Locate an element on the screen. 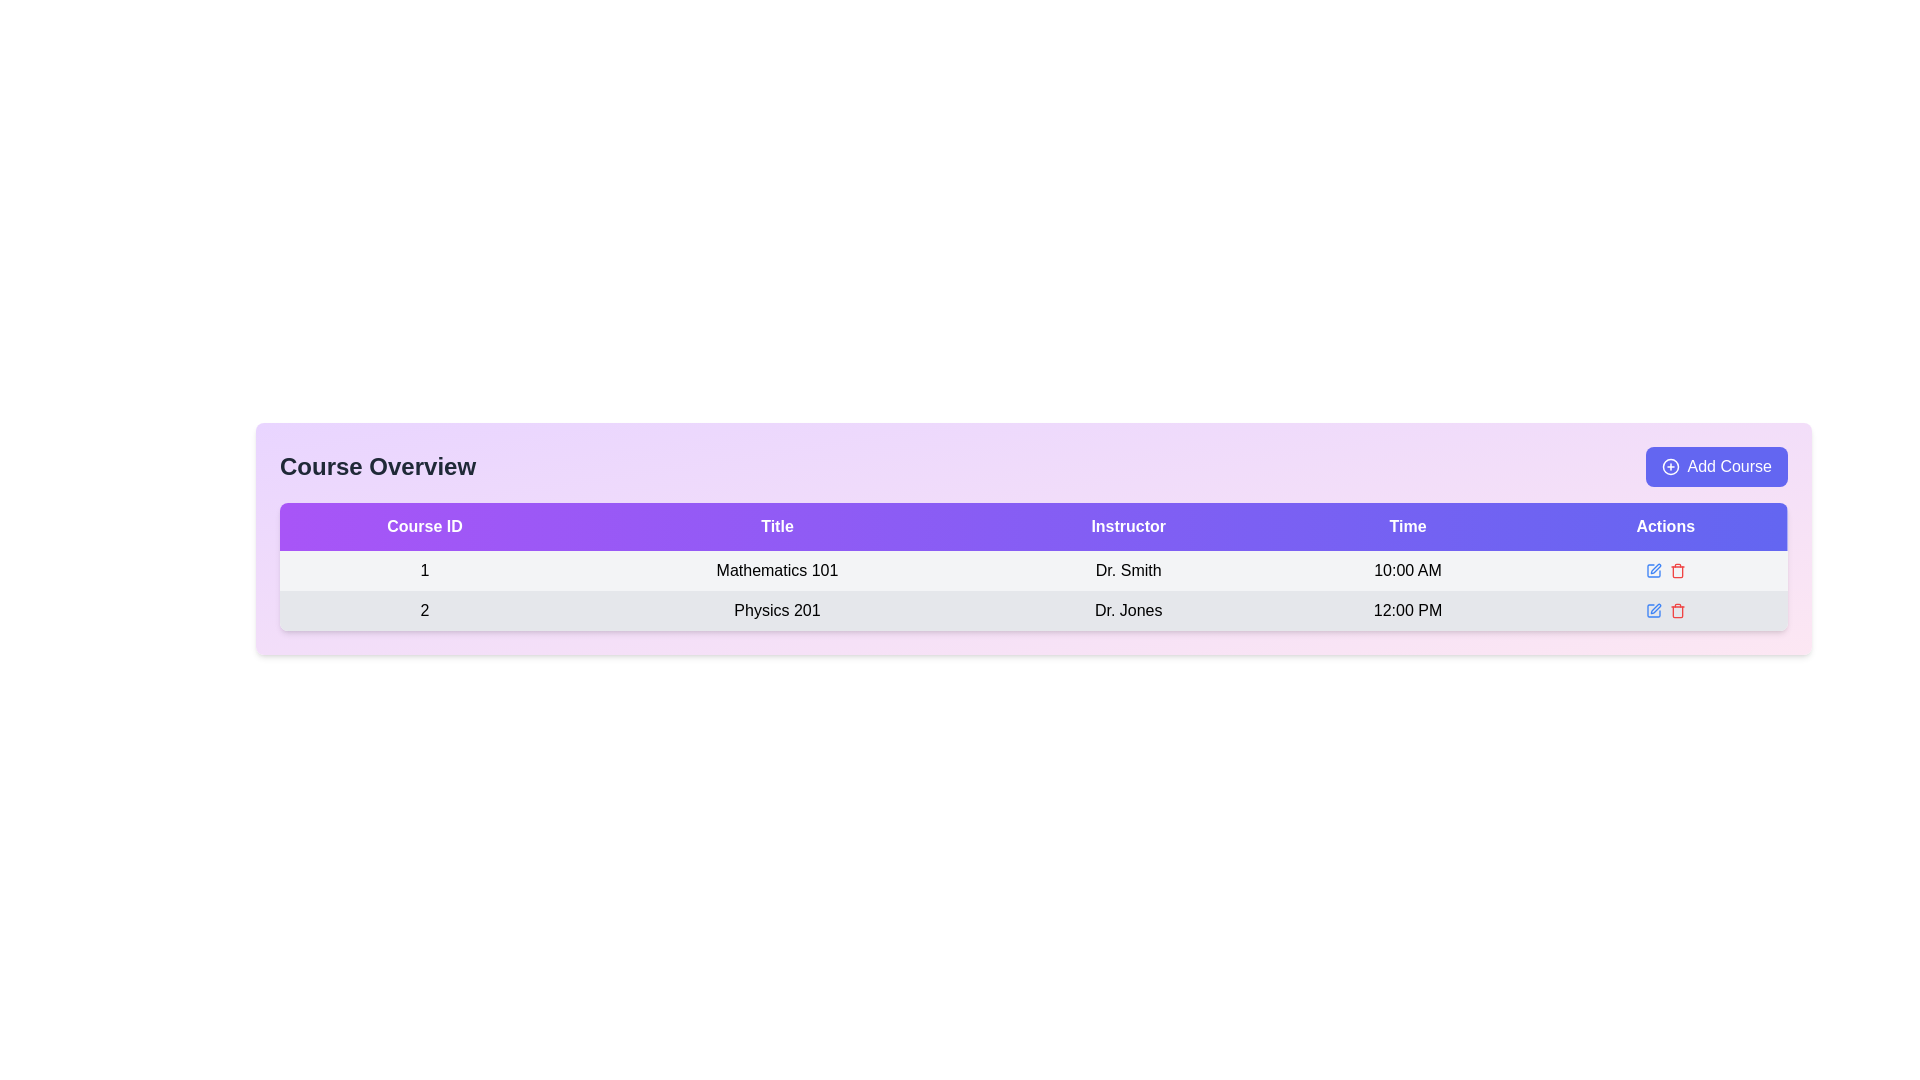 The height and width of the screenshot is (1080, 1920). the editing button located in the 'Actions' column of the table, aligned with the 'Physics 201' row, to initiate editing is located at coordinates (1653, 609).